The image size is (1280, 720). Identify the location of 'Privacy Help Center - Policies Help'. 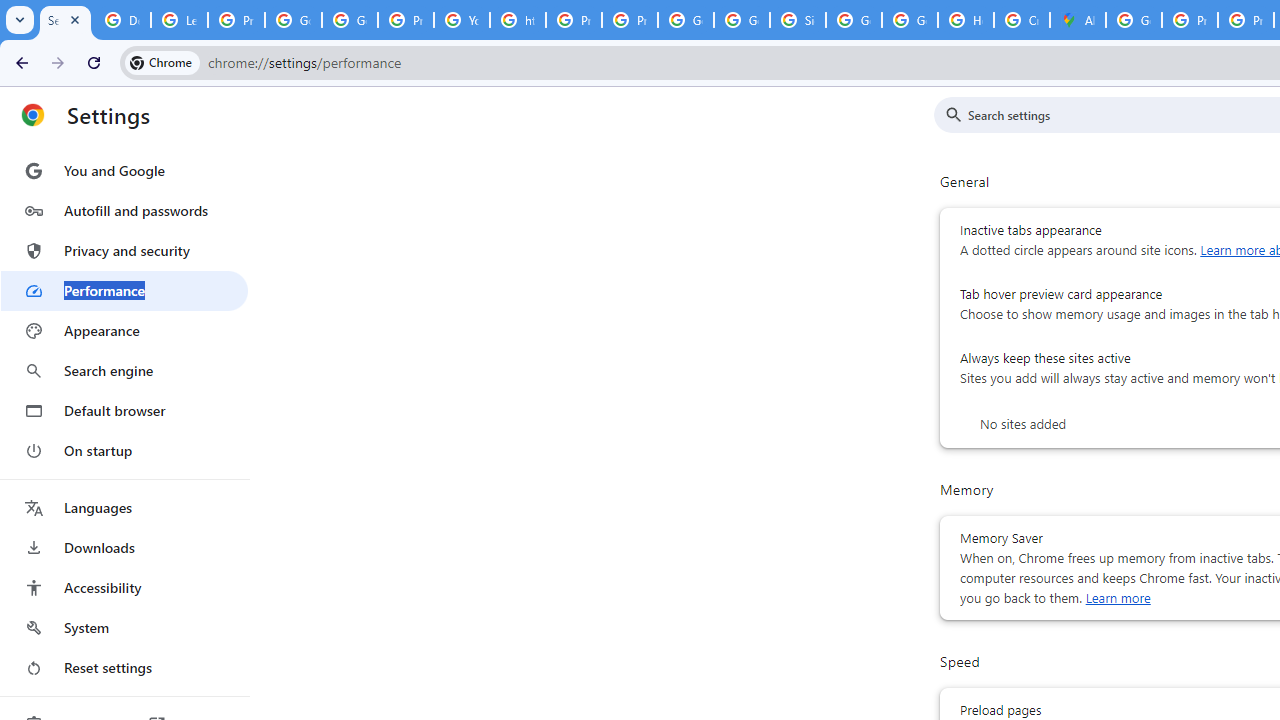
(573, 20).